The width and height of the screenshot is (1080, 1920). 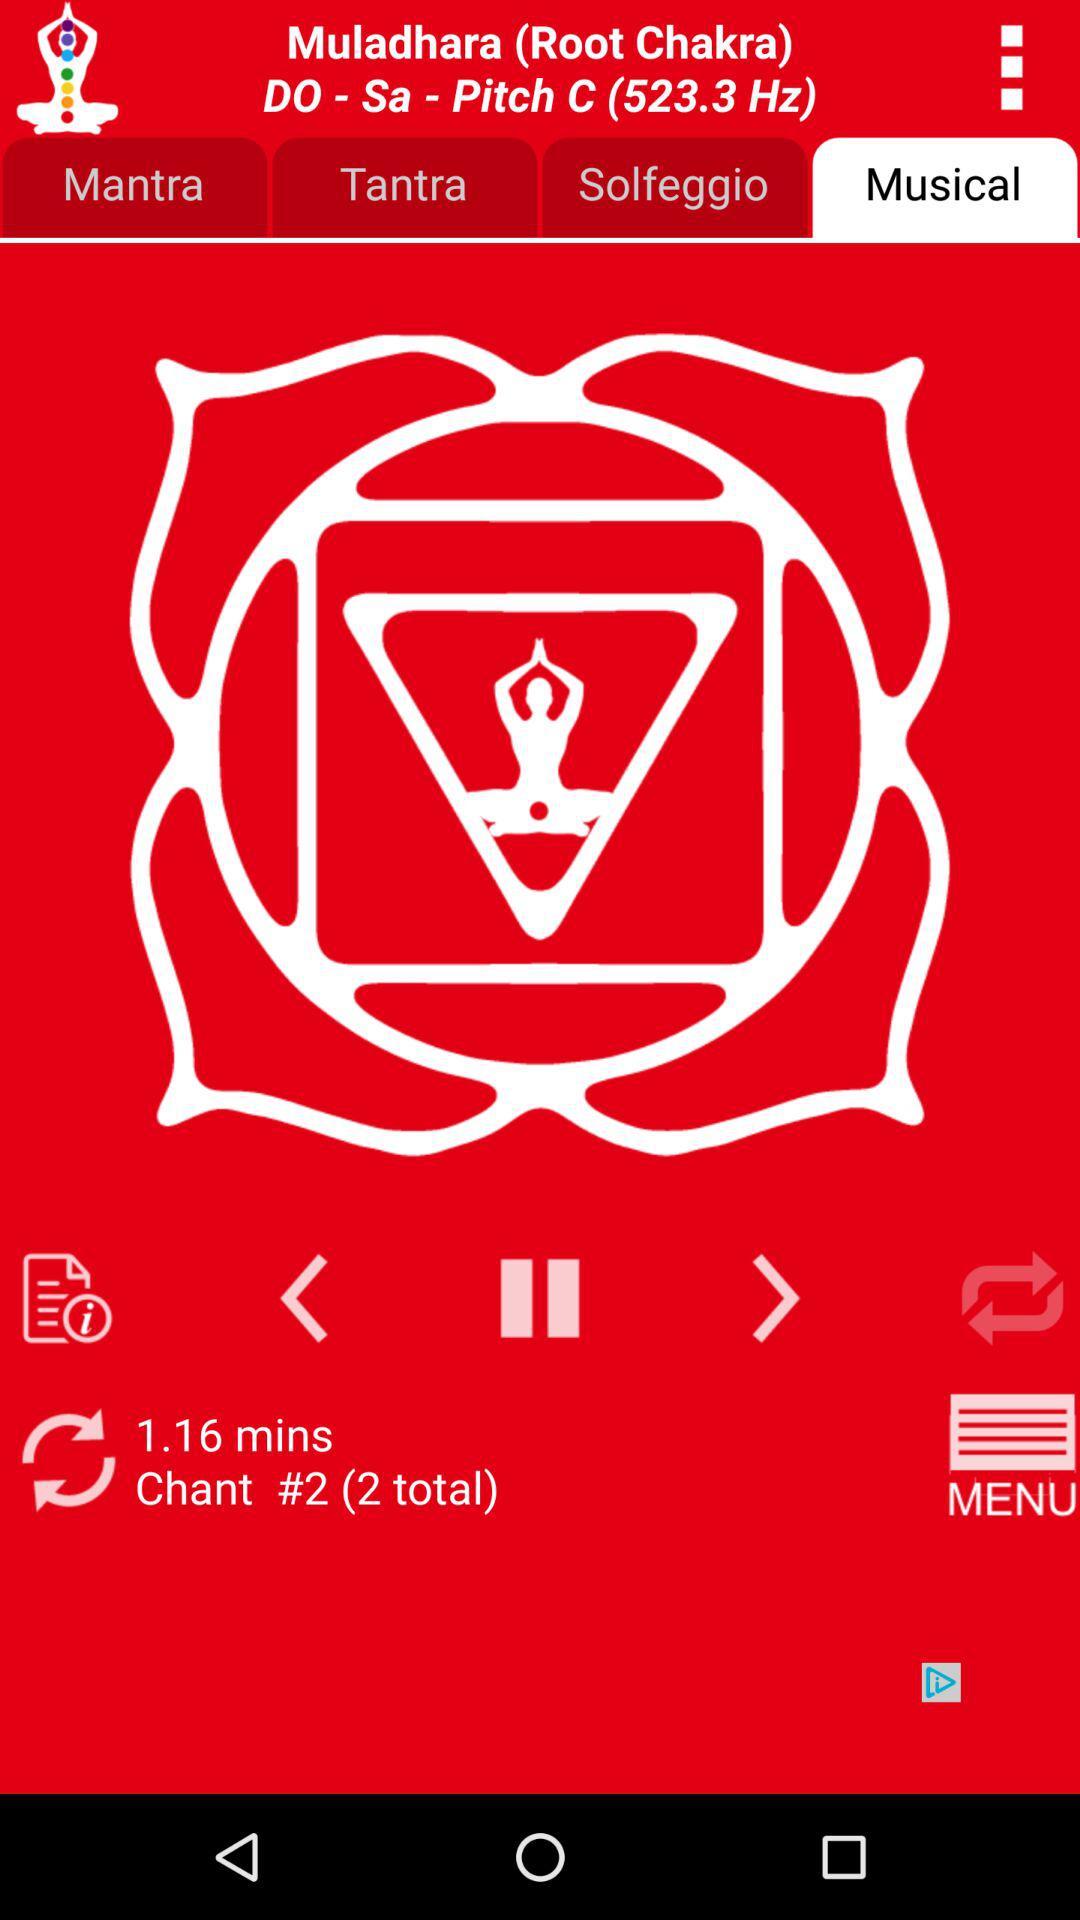 I want to click on the tantra icon, so click(x=405, y=188).